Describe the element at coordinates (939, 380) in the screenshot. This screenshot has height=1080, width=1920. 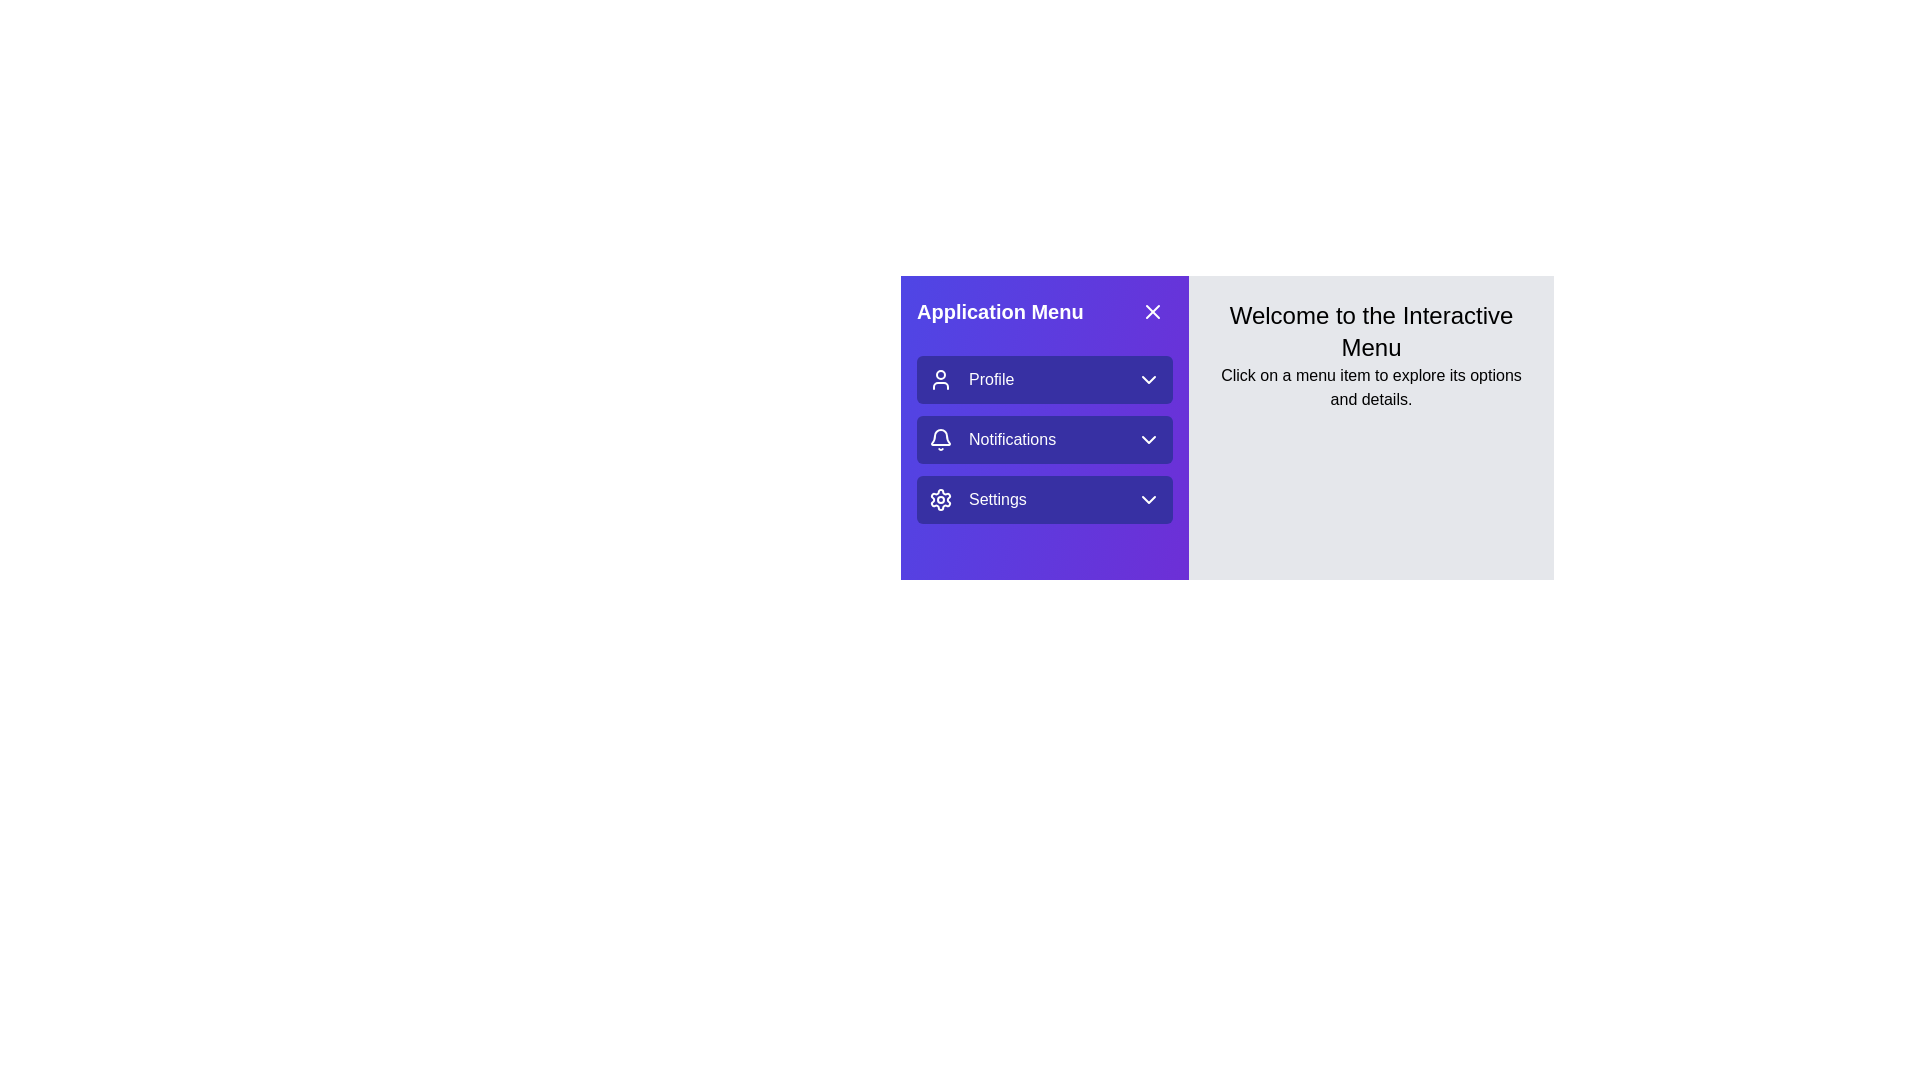
I see `the user profile silhouette SVG icon located to the left of the 'Profile' label in the Application Menu panel to identify the menu option` at that location.